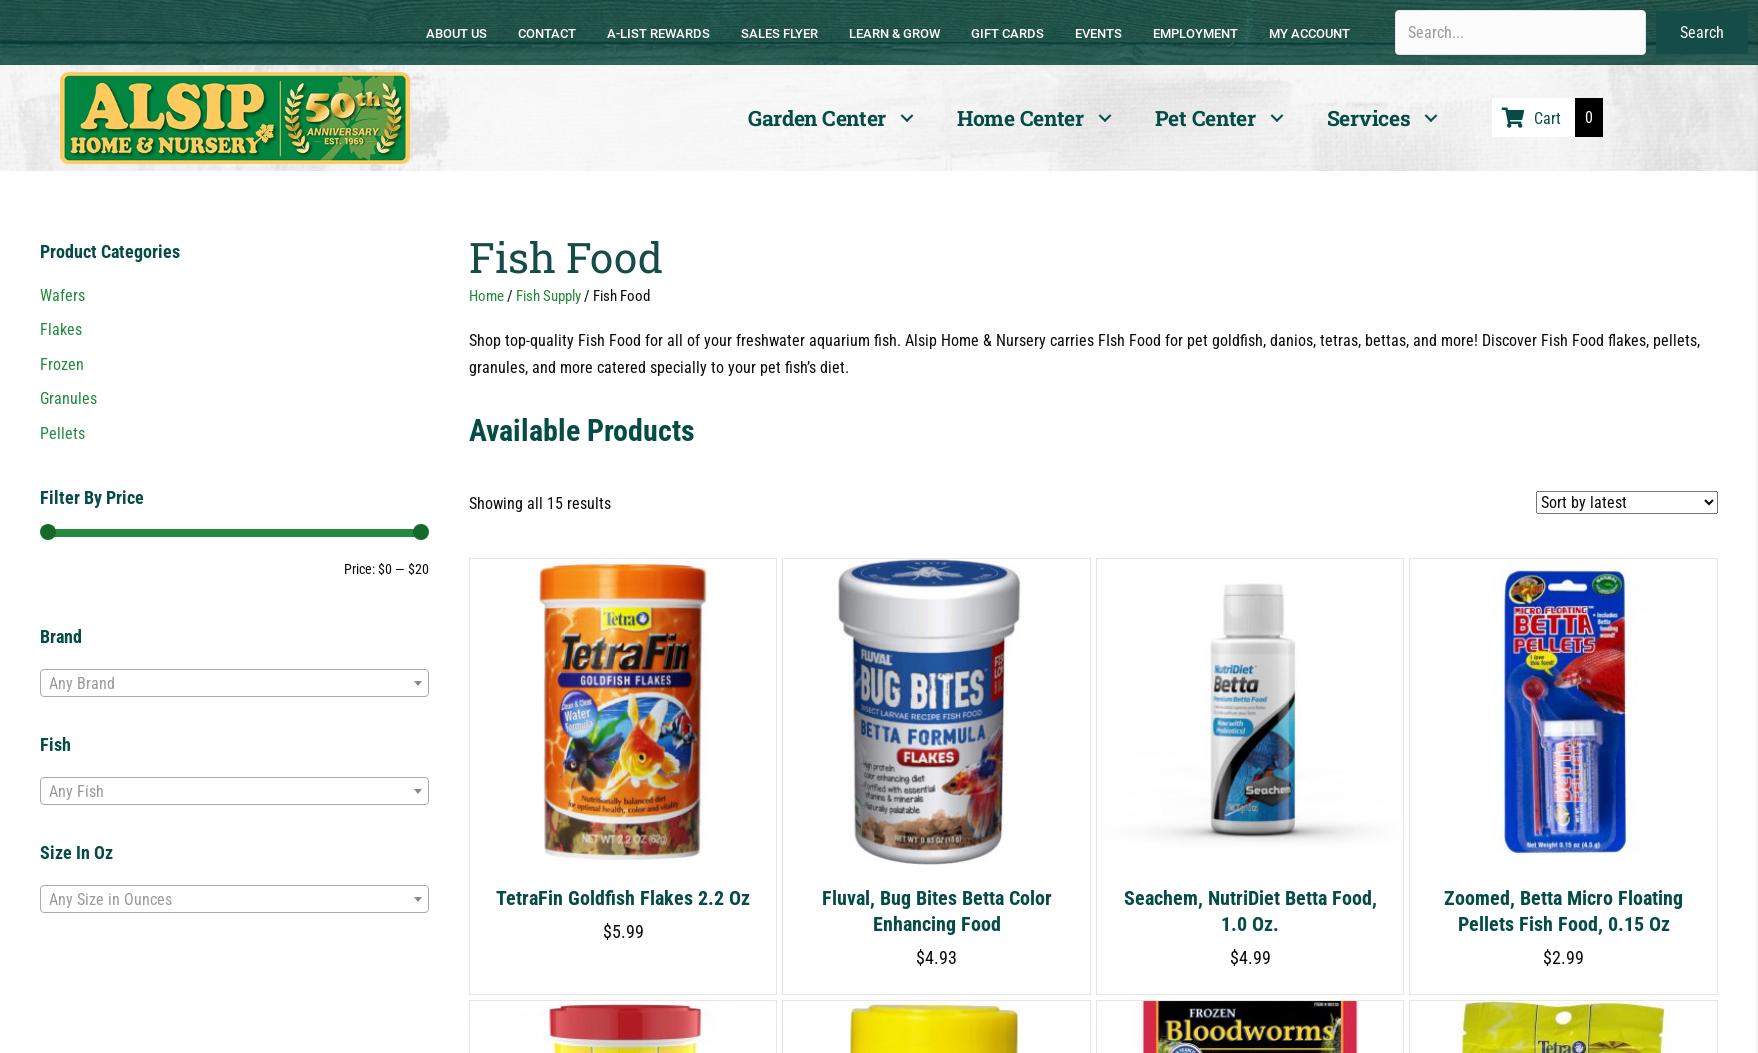  I want to click on 'Seachem, NutriDiet Betta Food, 1.0 oz.', so click(1249, 909).